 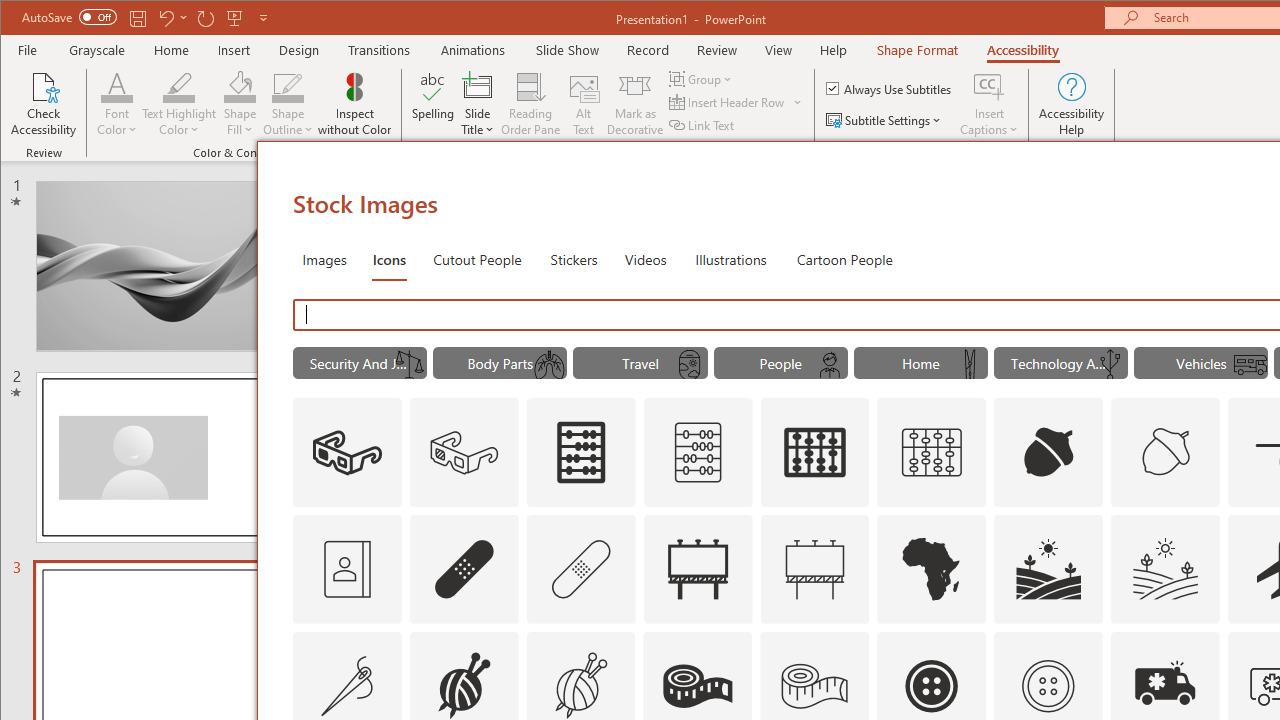 I want to click on 'AutomationID: Icons_SchoolBoy_M', so click(x=829, y=365).